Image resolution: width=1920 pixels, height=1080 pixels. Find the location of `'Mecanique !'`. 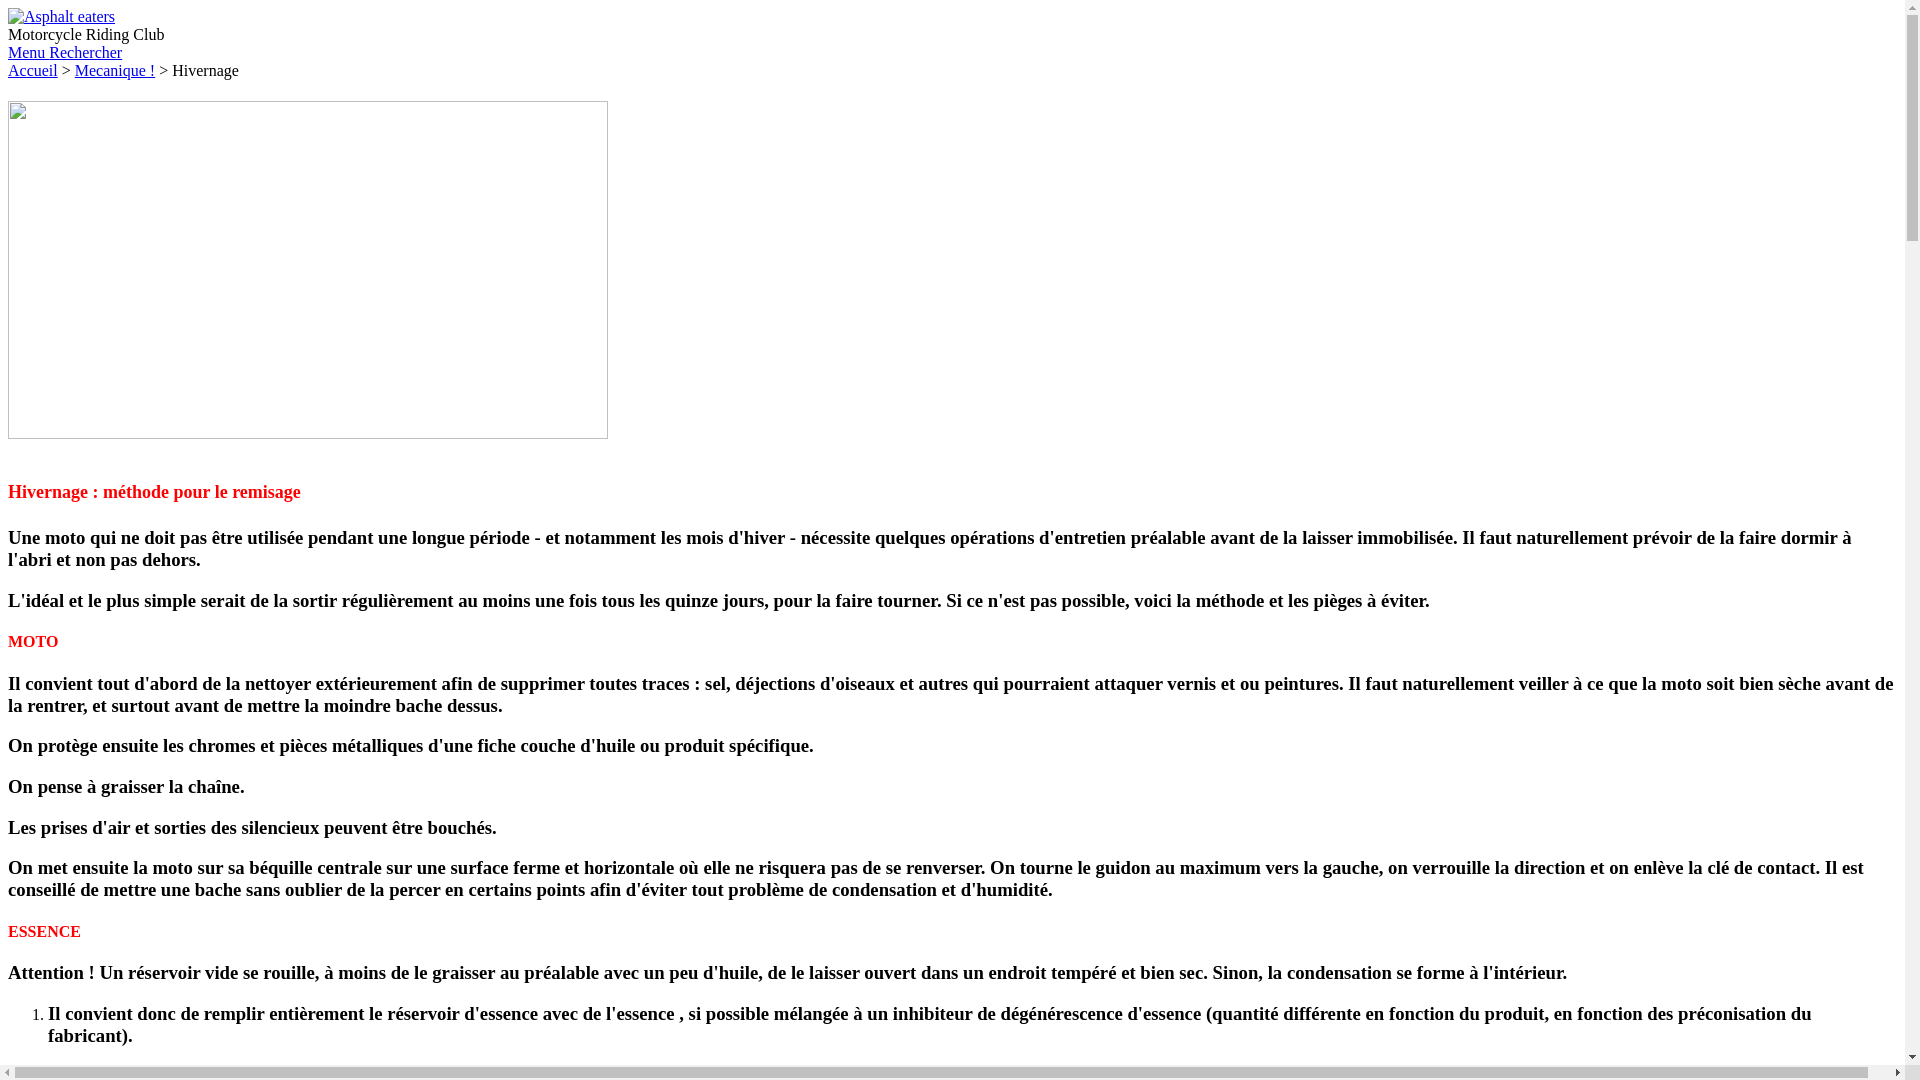

'Mecanique !' is located at coordinates (75, 69).